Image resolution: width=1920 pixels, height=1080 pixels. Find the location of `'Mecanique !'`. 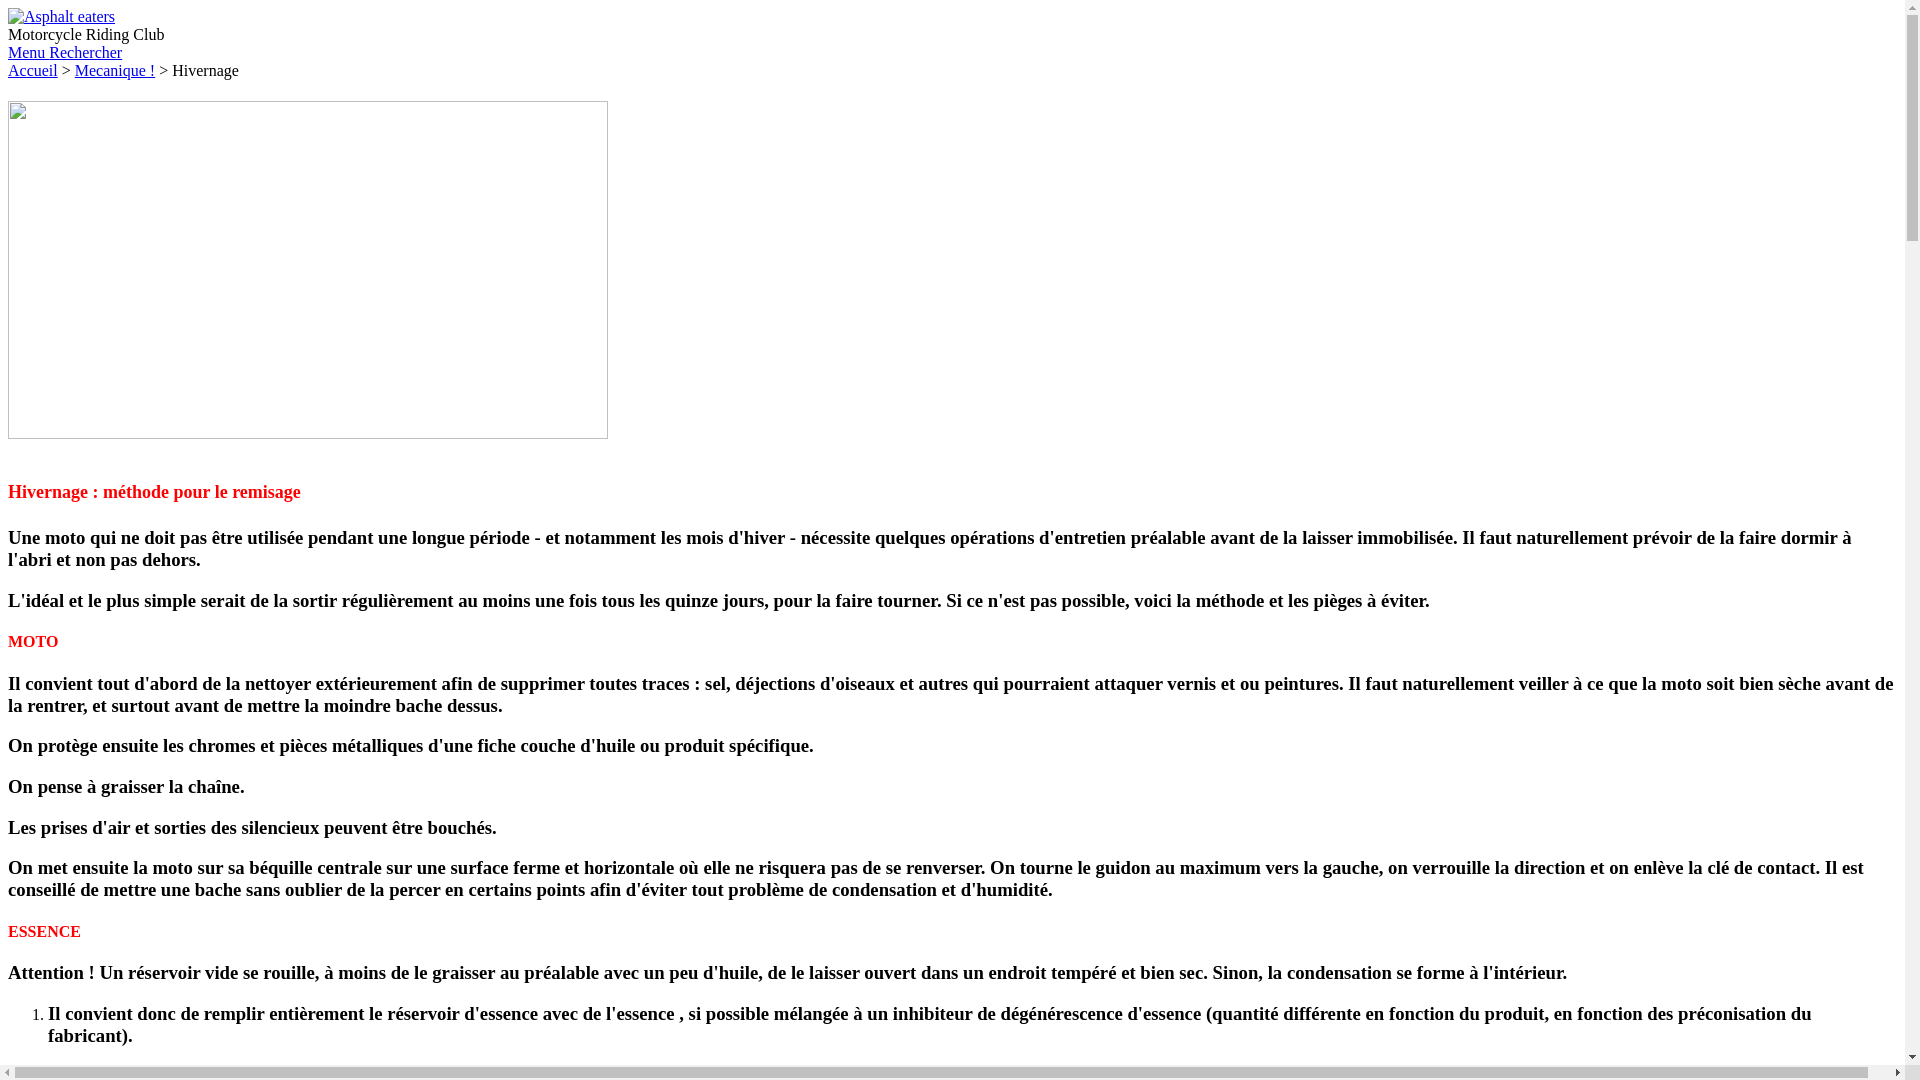

'Mecanique !' is located at coordinates (75, 69).